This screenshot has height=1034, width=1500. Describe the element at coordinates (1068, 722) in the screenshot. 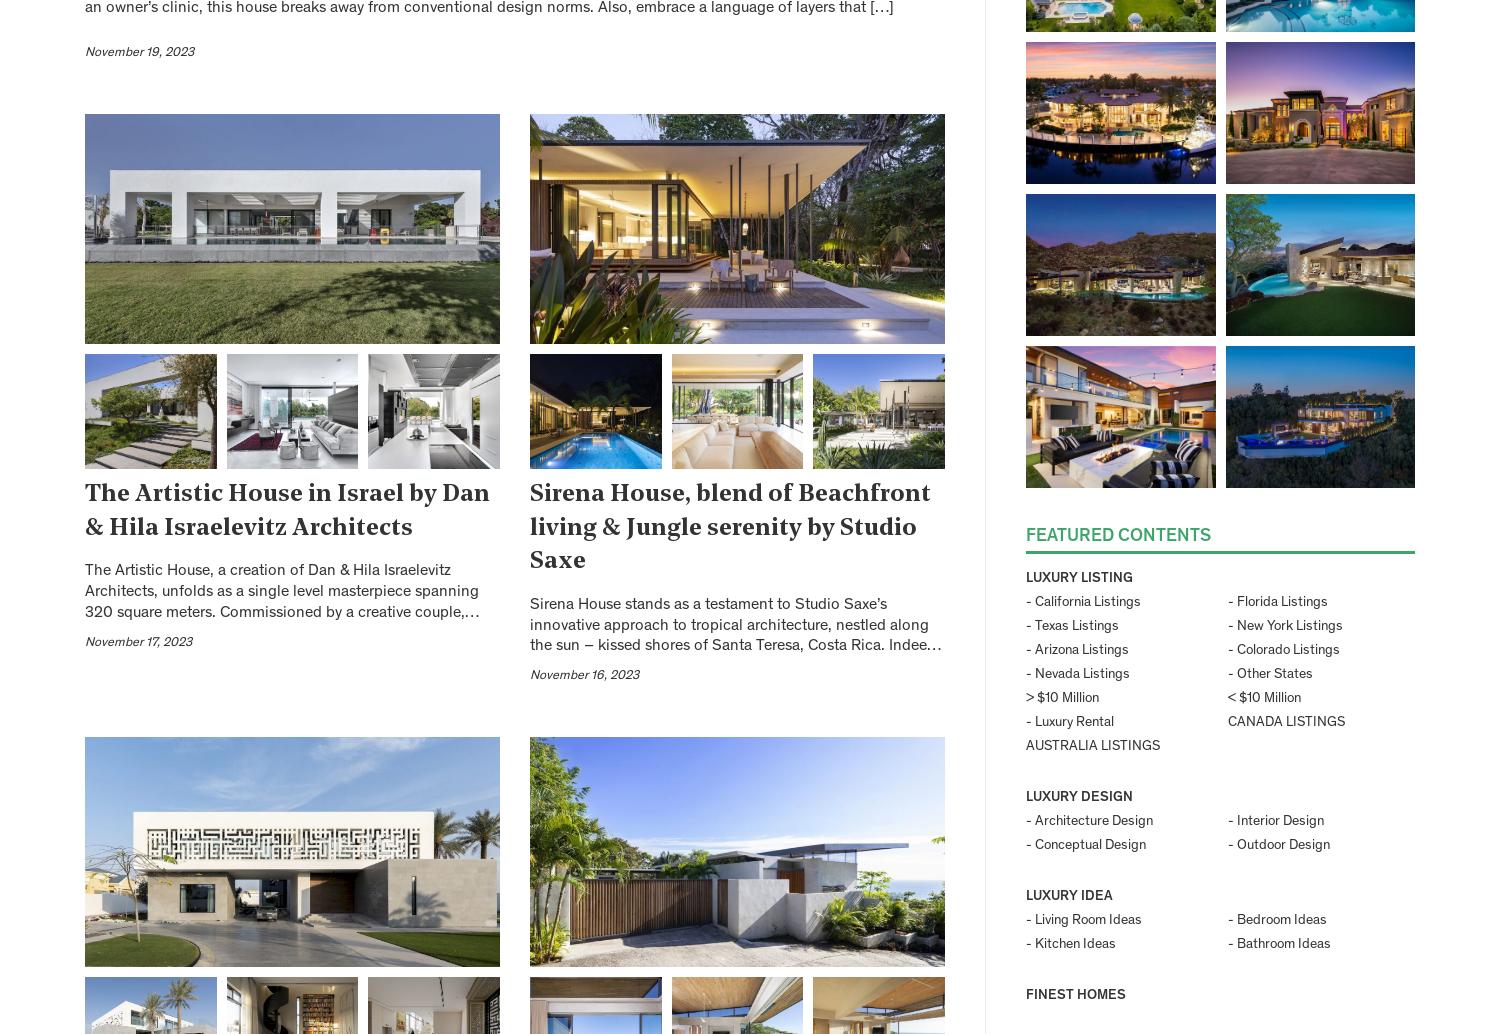

I see `'- Luxury Rental'` at that location.